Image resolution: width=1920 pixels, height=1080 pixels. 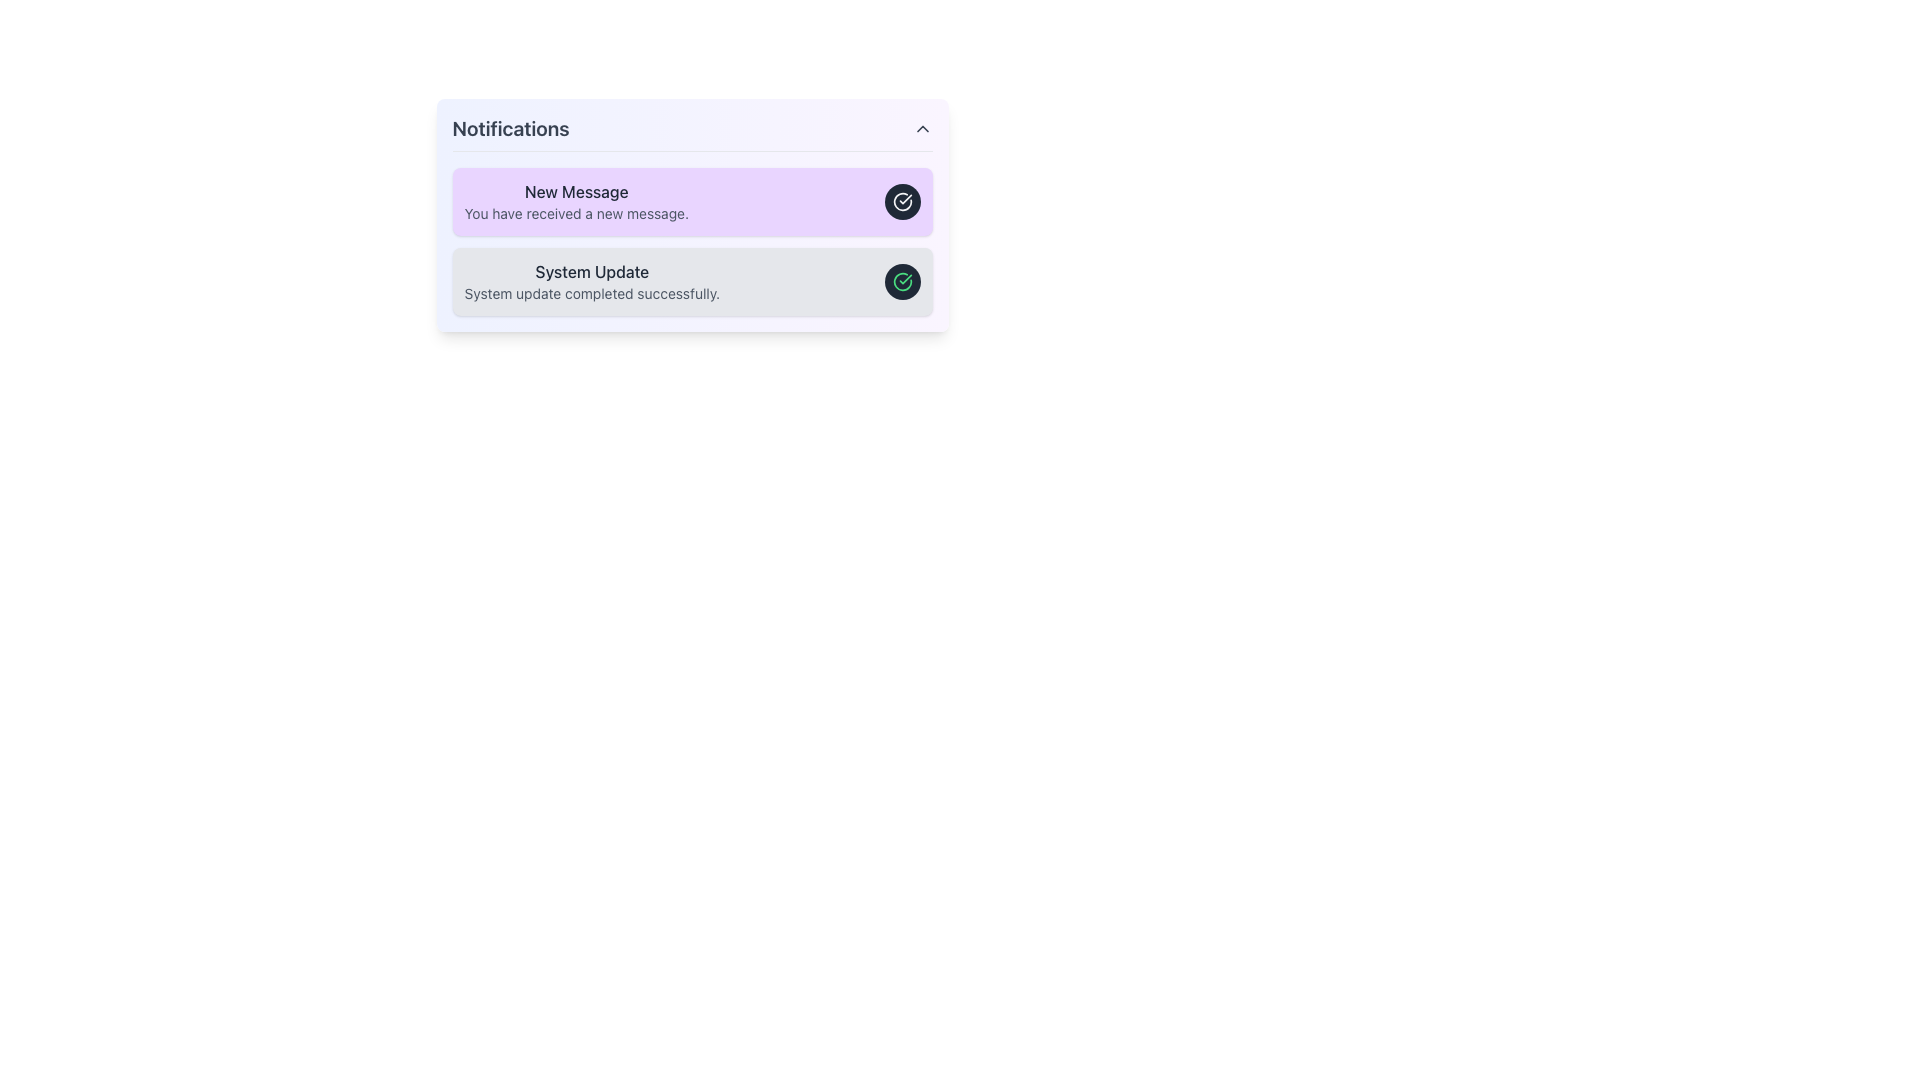 I want to click on the circular icon with a dark base and a green checkmark symbol, located in the bottom row of the notification pane, at the rightmost edge of the 'System Update' notification card, so click(x=901, y=281).